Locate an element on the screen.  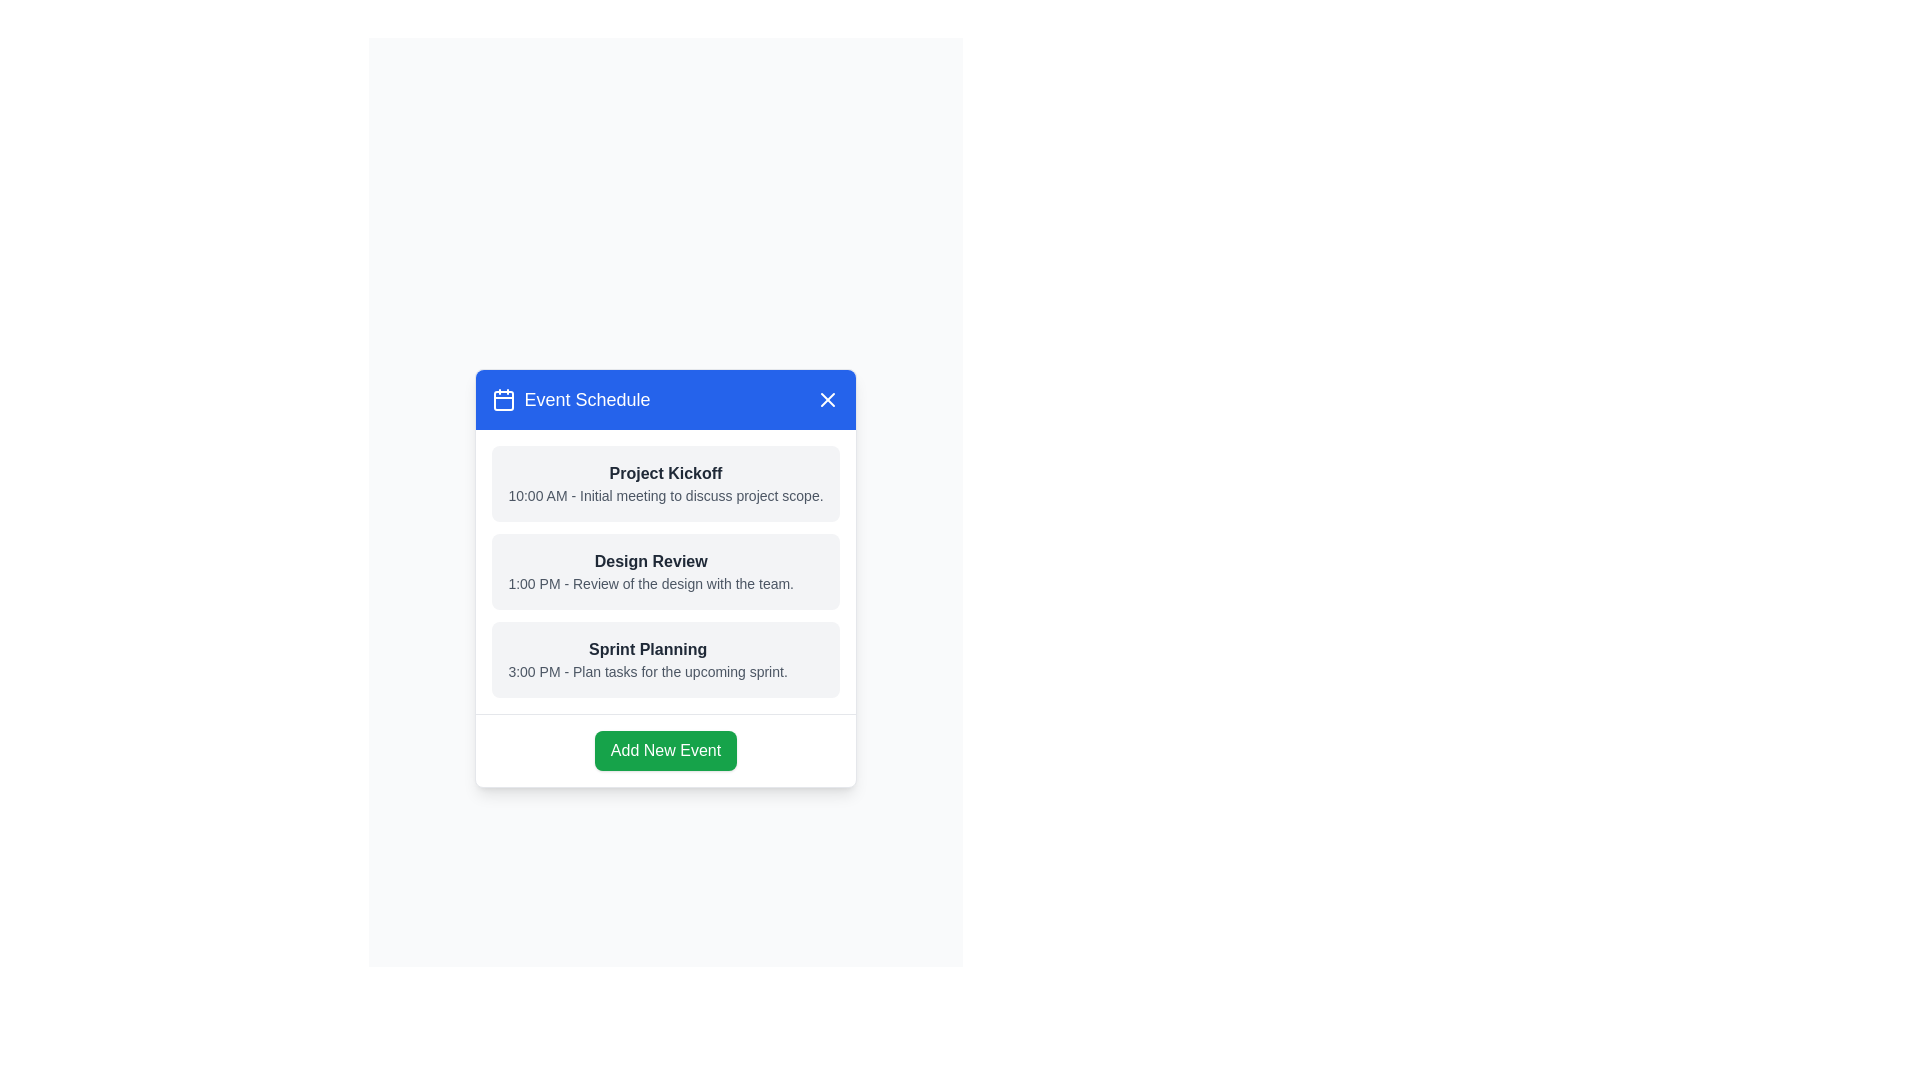
the 'Add New Event' button to trigger the action is located at coordinates (666, 750).